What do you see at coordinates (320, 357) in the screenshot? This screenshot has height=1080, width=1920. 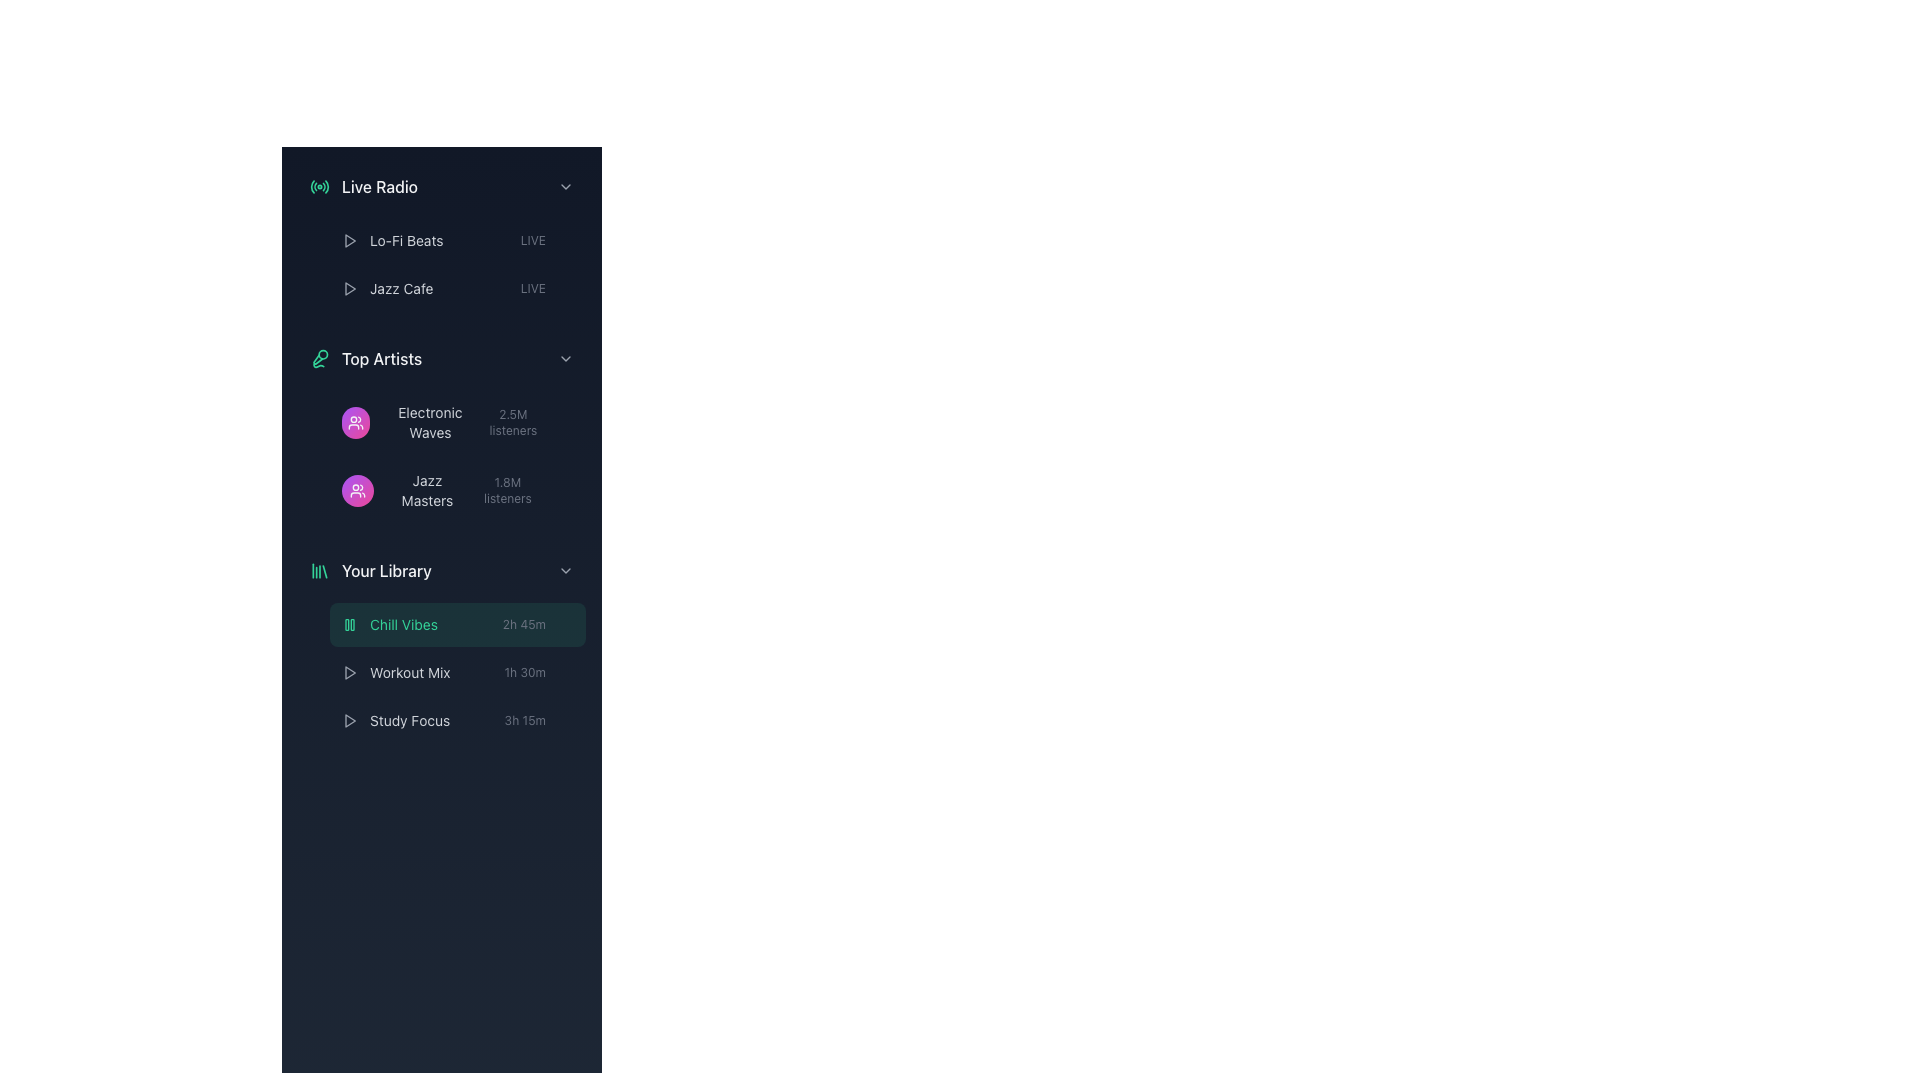 I see `the microphone icon in green located next to the 'Top Artists' label in the sidebar menu` at bounding box center [320, 357].